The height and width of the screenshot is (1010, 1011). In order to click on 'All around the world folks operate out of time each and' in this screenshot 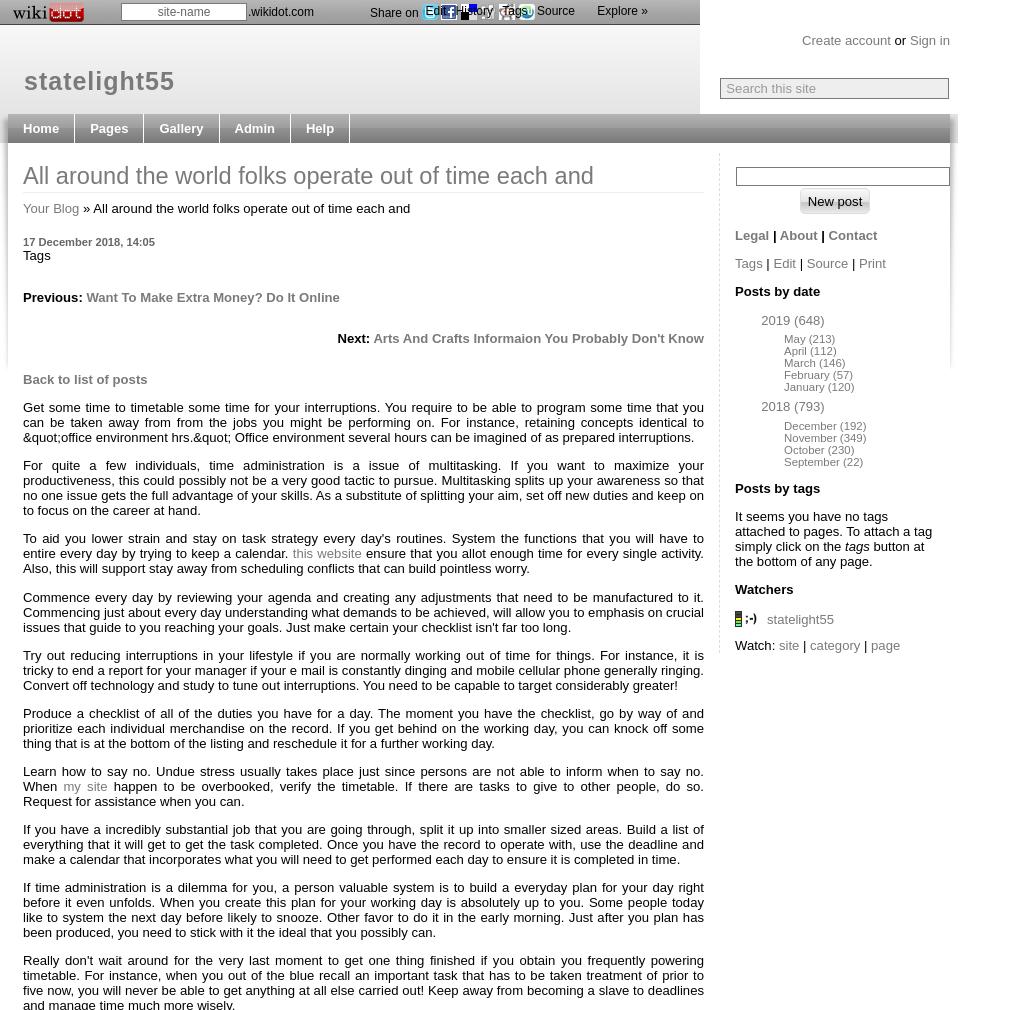, I will do `click(307, 175)`.